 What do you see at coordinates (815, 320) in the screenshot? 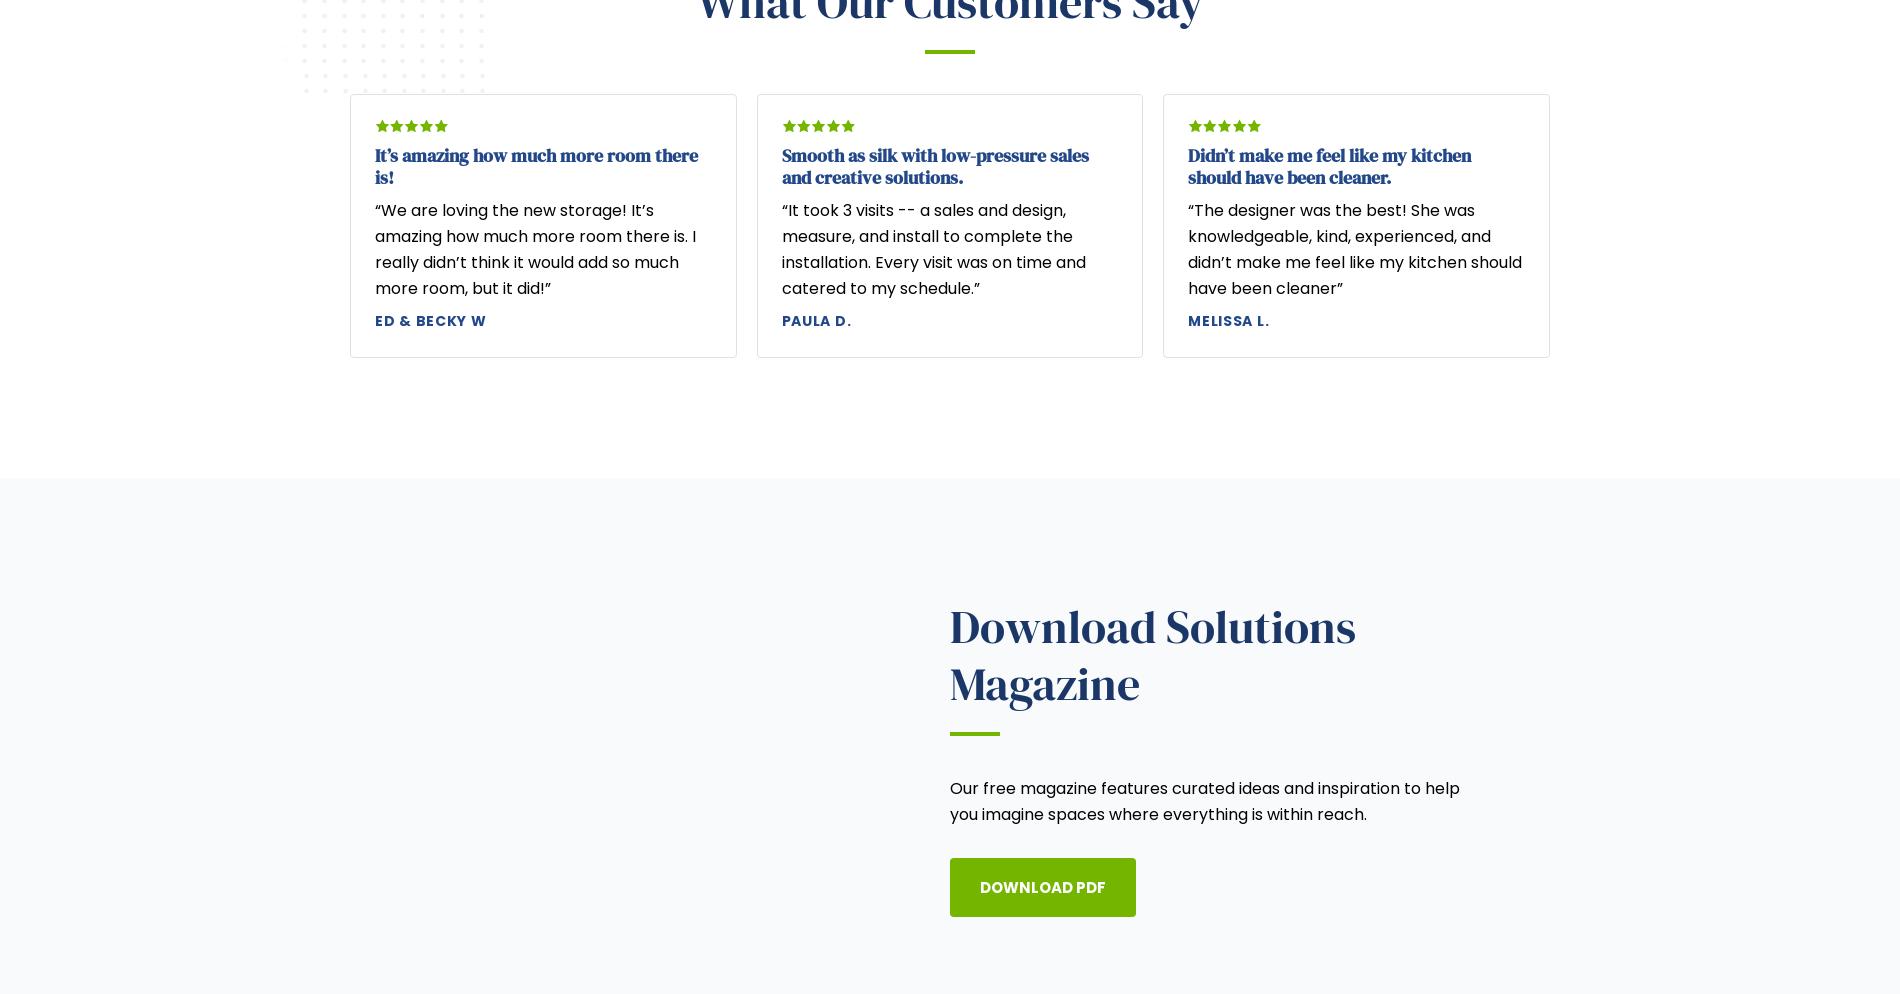
I see `'Paula D.'` at bounding box center [815, 320].